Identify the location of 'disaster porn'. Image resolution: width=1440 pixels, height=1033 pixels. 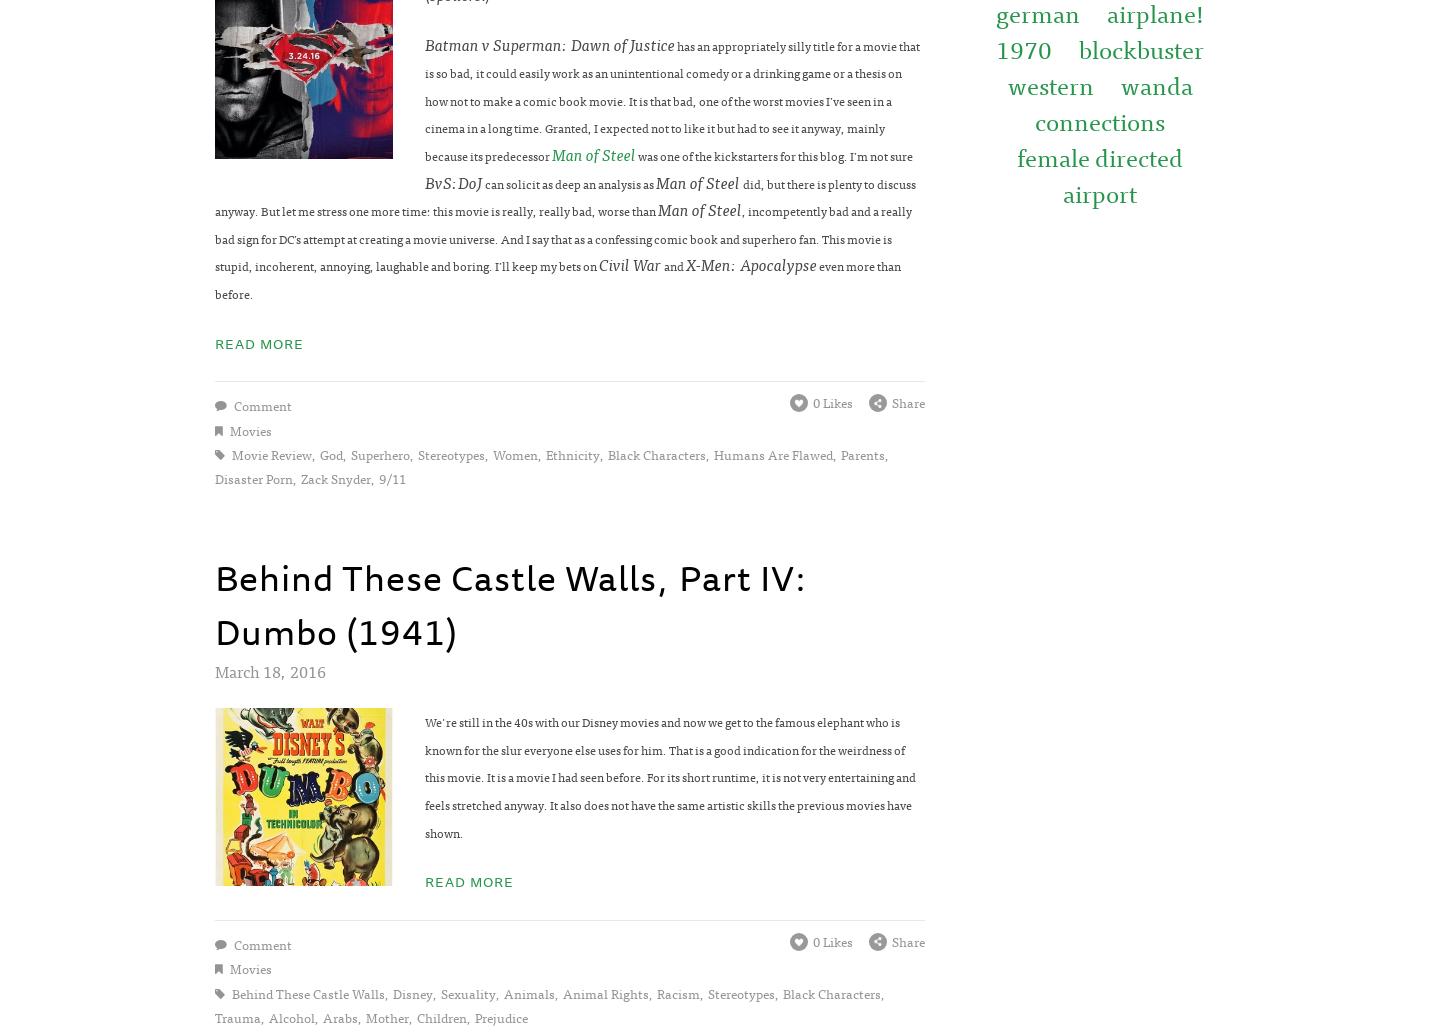
(253, 478).